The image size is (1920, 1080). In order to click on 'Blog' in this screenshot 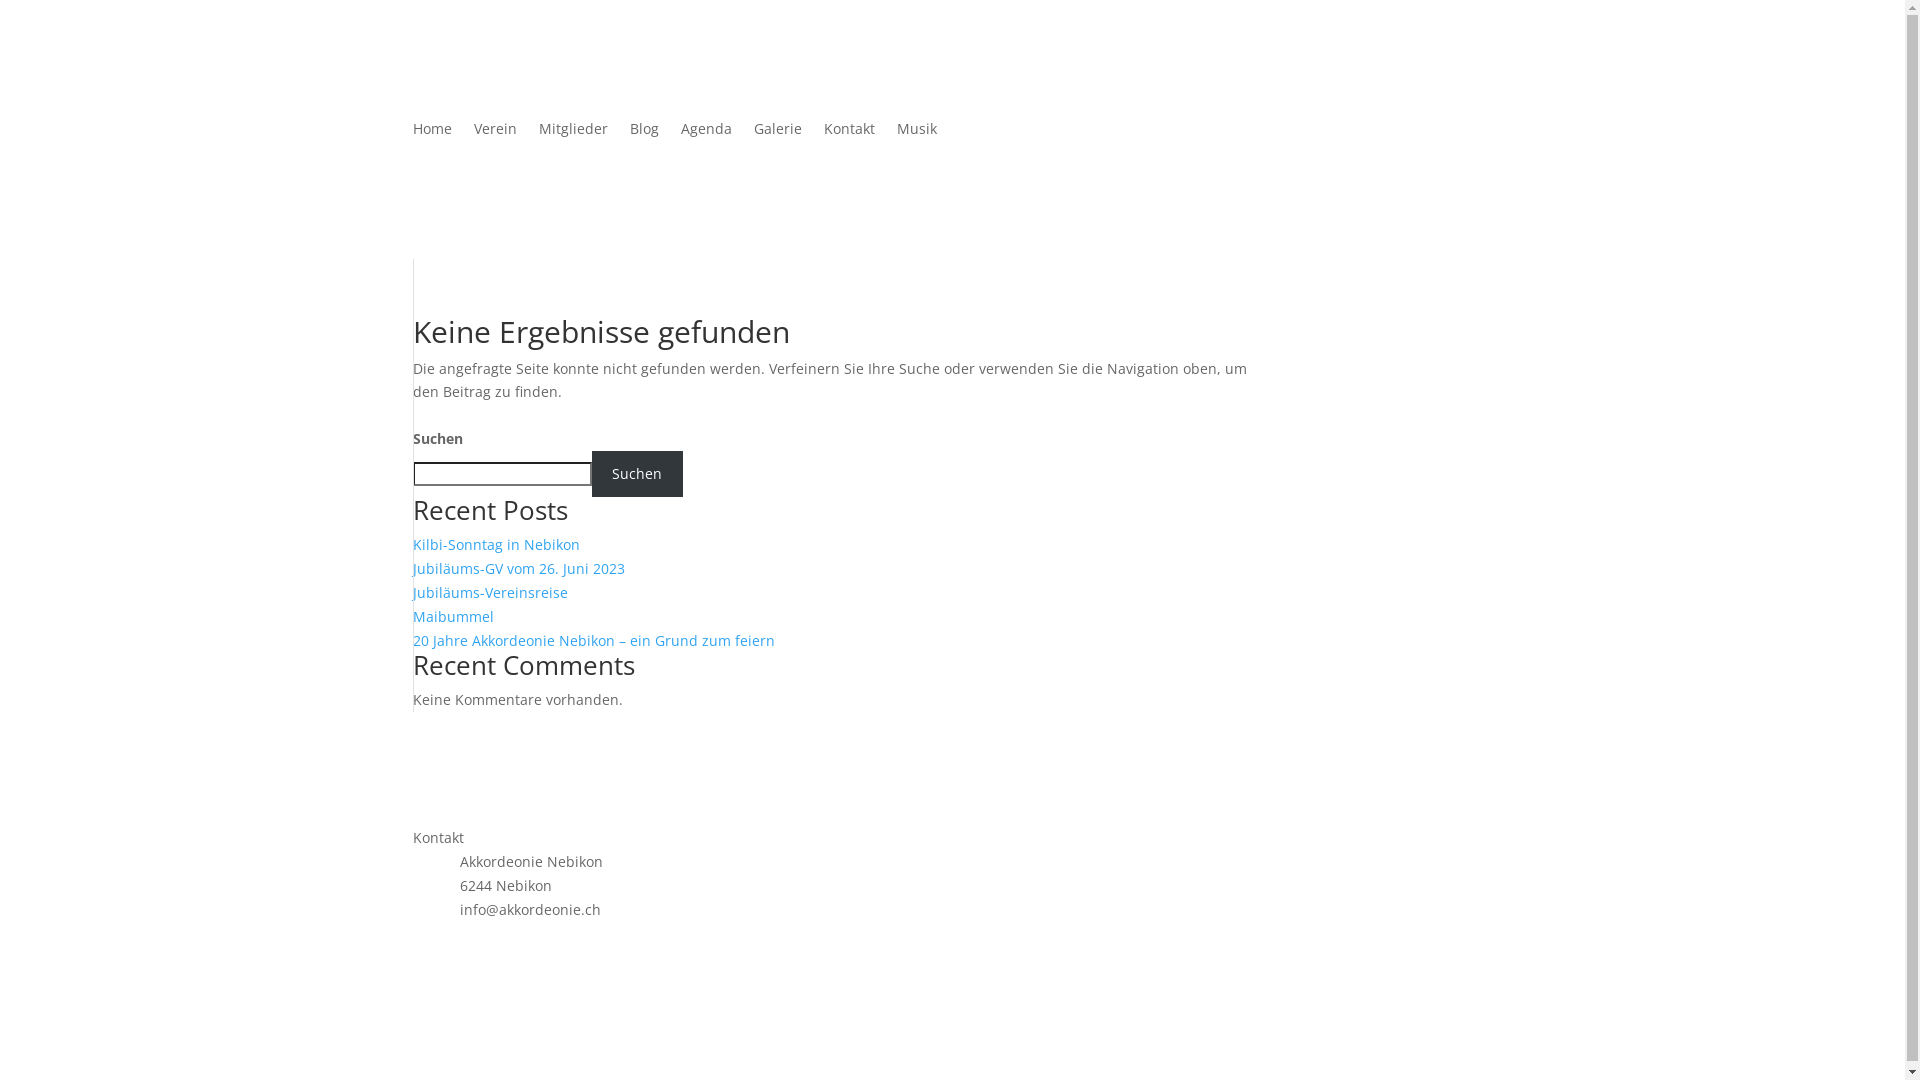, I will do `click(644, 132)`.